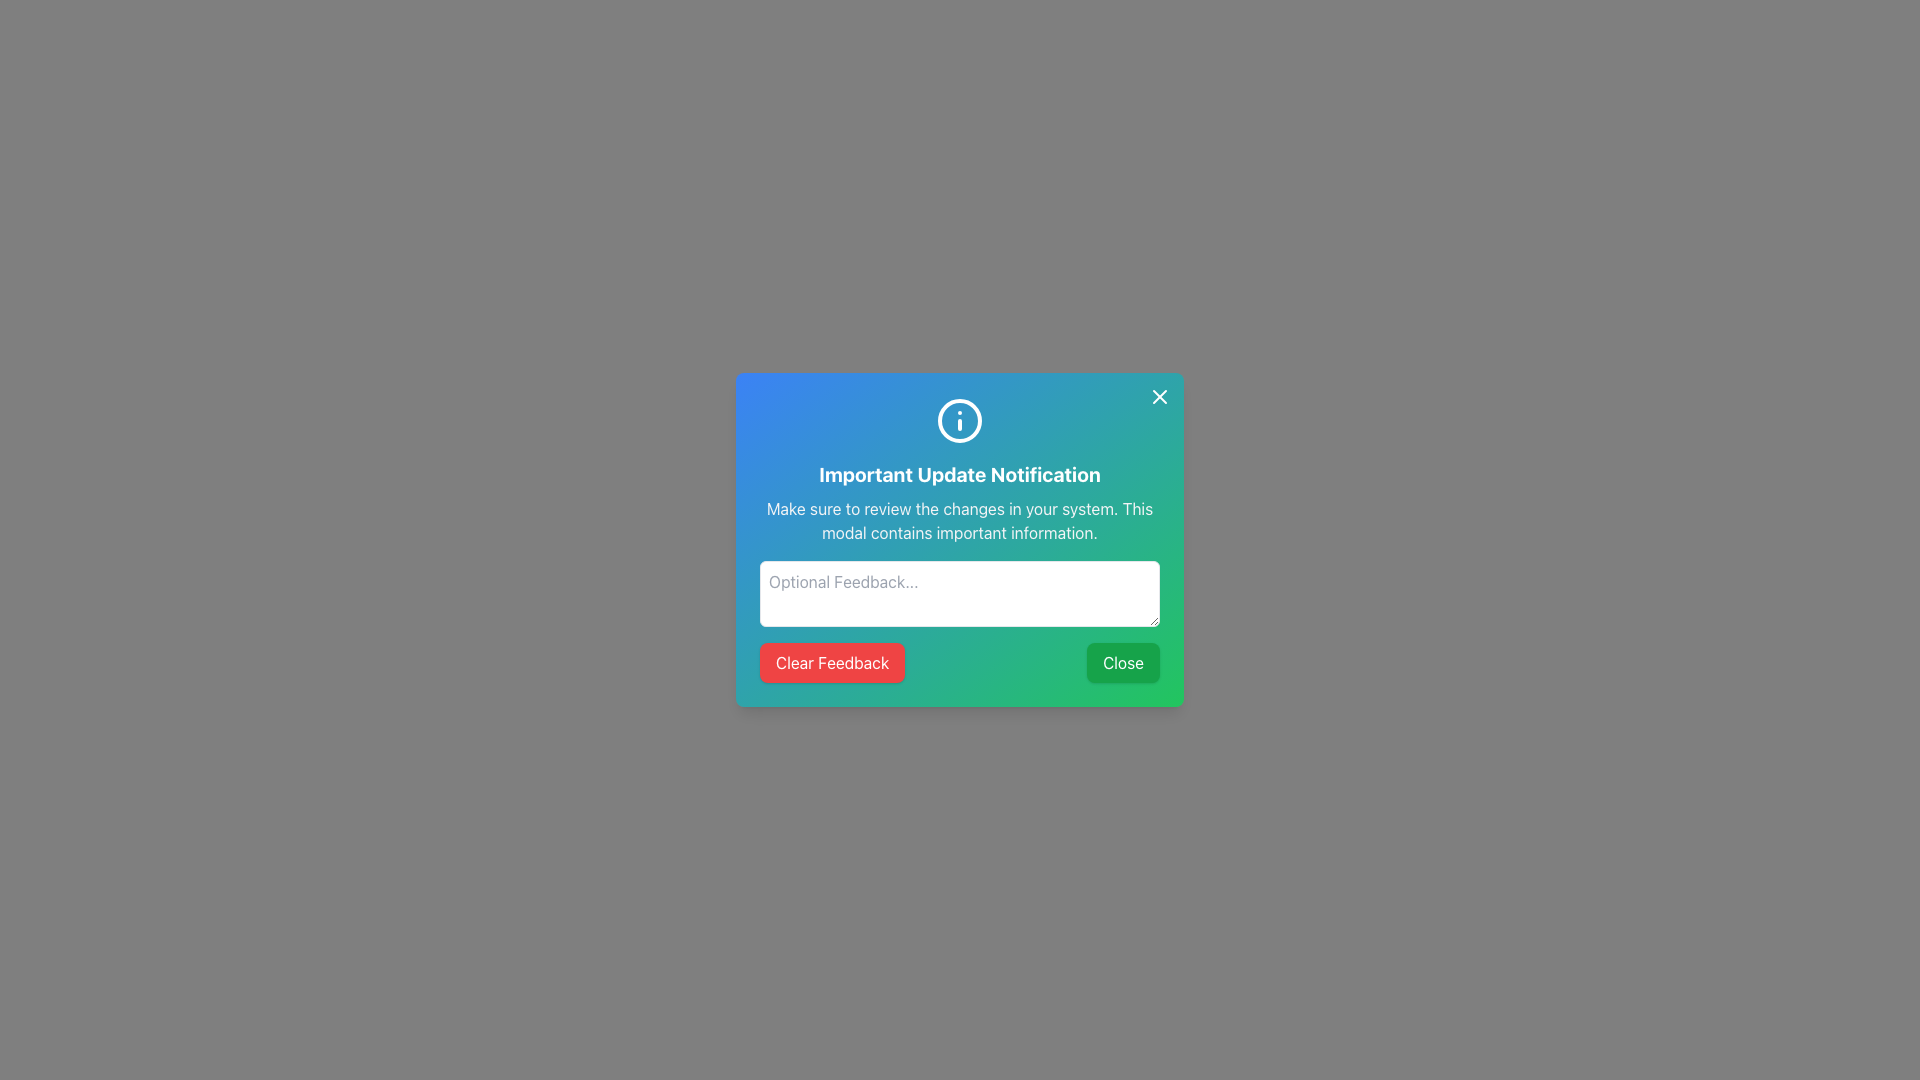  Describe the element at coordinates (960, 419) in the screenshot. I see `the SVG Circle Component, which is a circular shape with a radius of 10 units, centered in the dialog box and above the heading text` at that location.